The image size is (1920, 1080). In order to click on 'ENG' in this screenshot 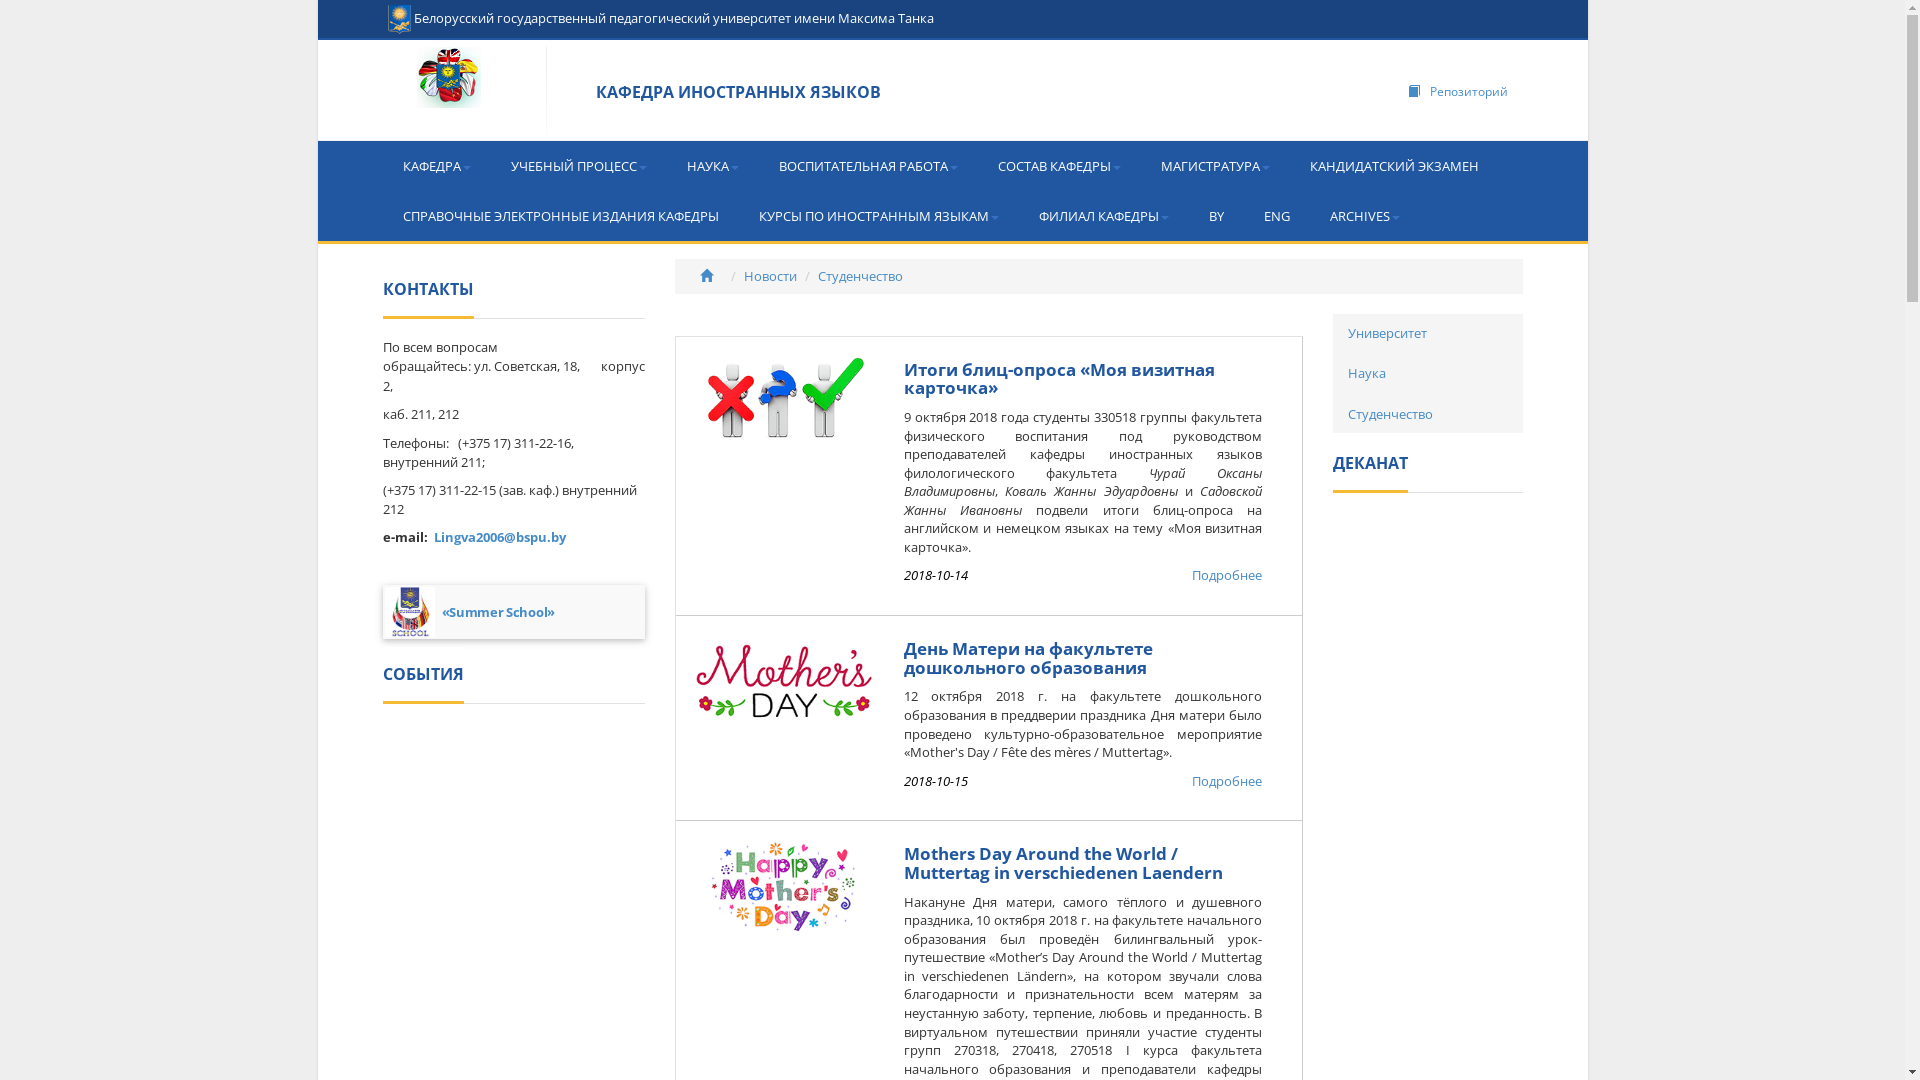, I will do `click(1242, 216)`.